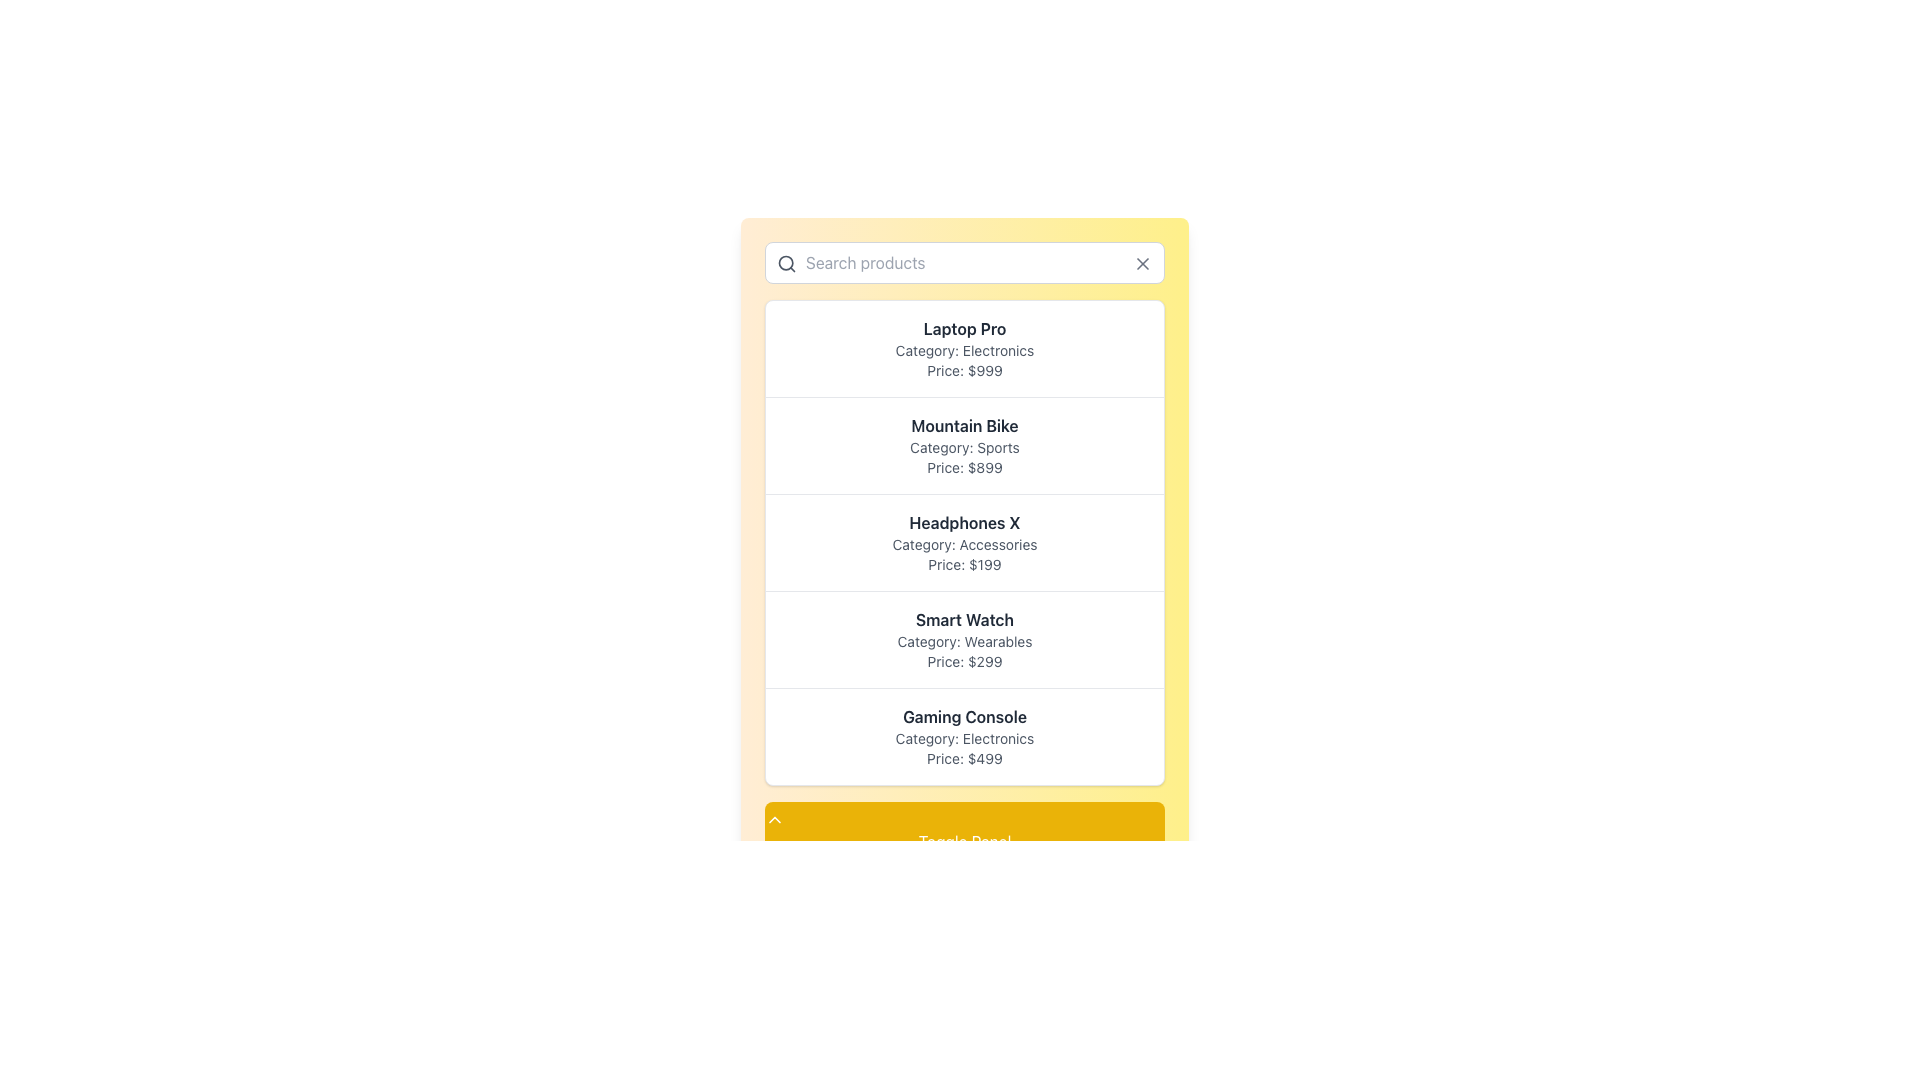 The height and width of the screenshot is (1080, 1920). Describe the element at coordinates (1142, 262) in the screenshot. I see `the close or clear icon located at the rightmost end of the search bar, which is used` at that location.